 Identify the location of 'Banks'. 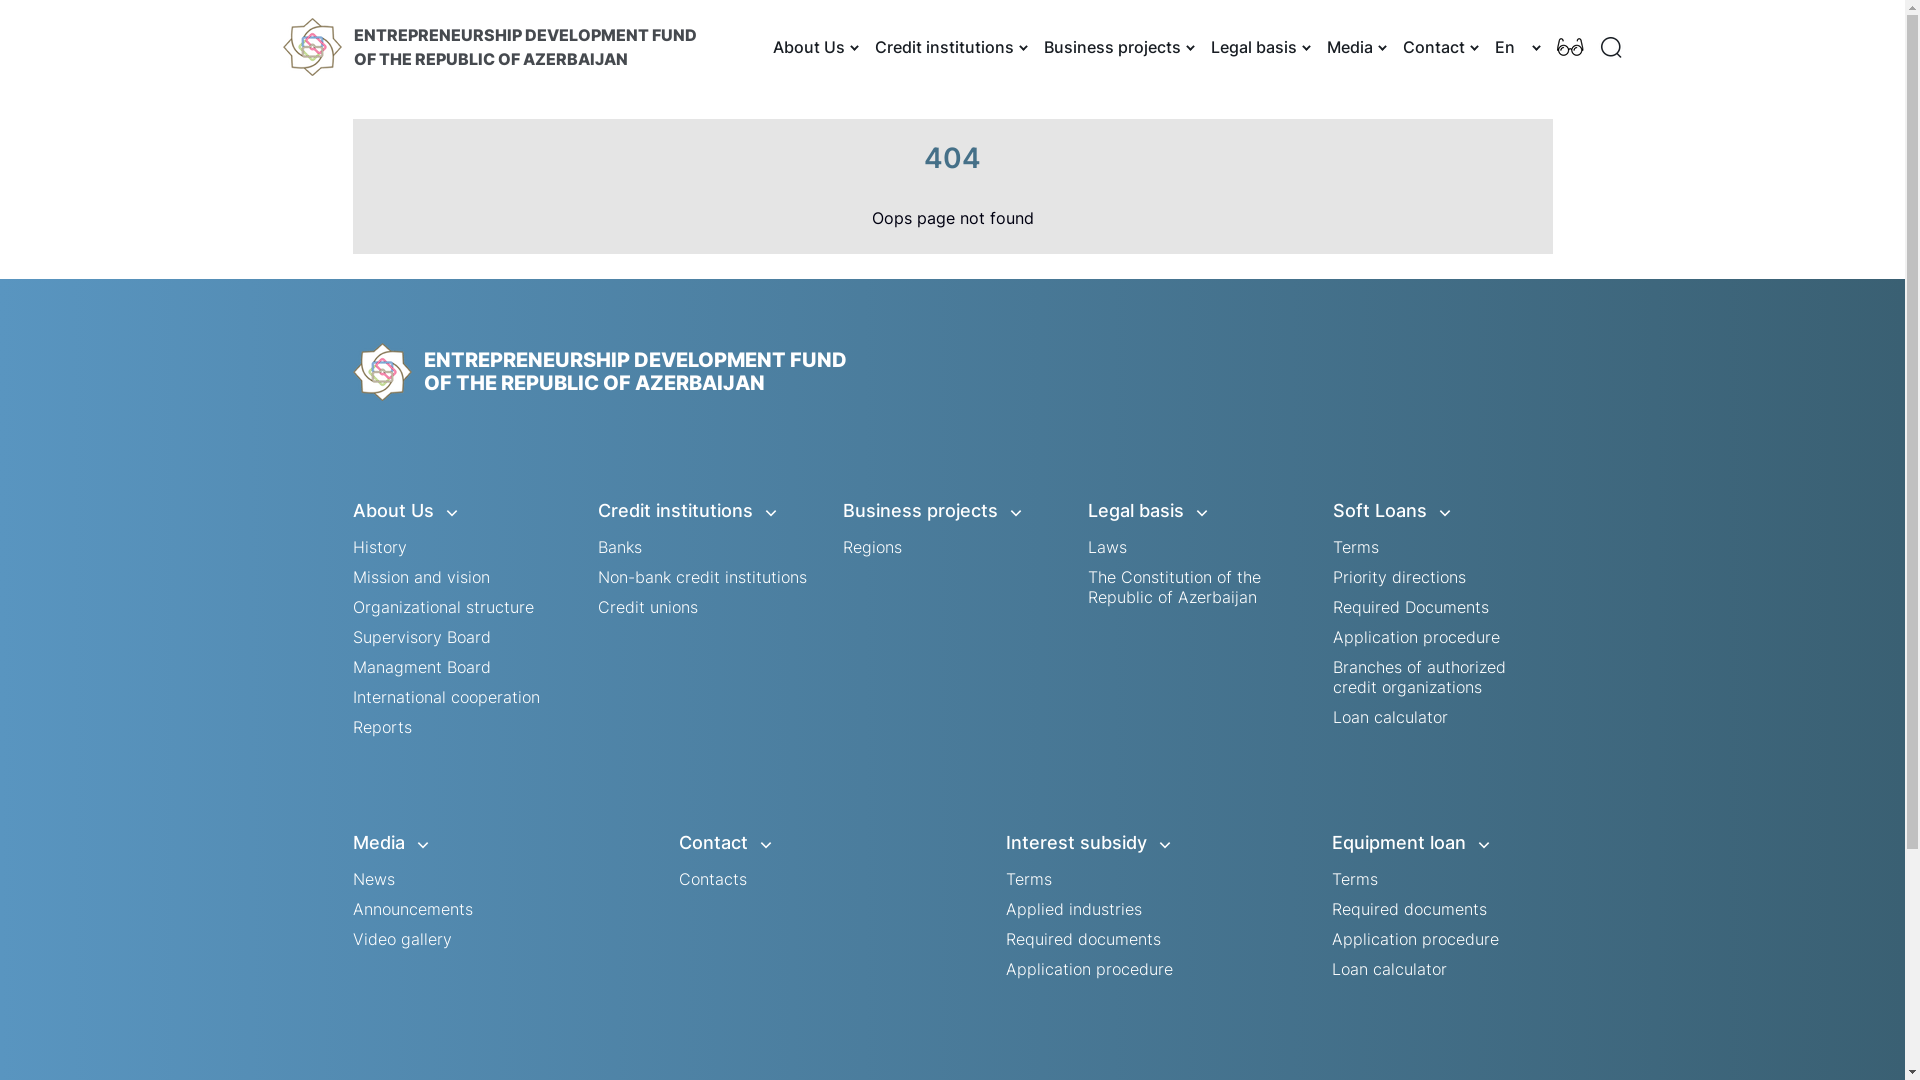
(618, 547).